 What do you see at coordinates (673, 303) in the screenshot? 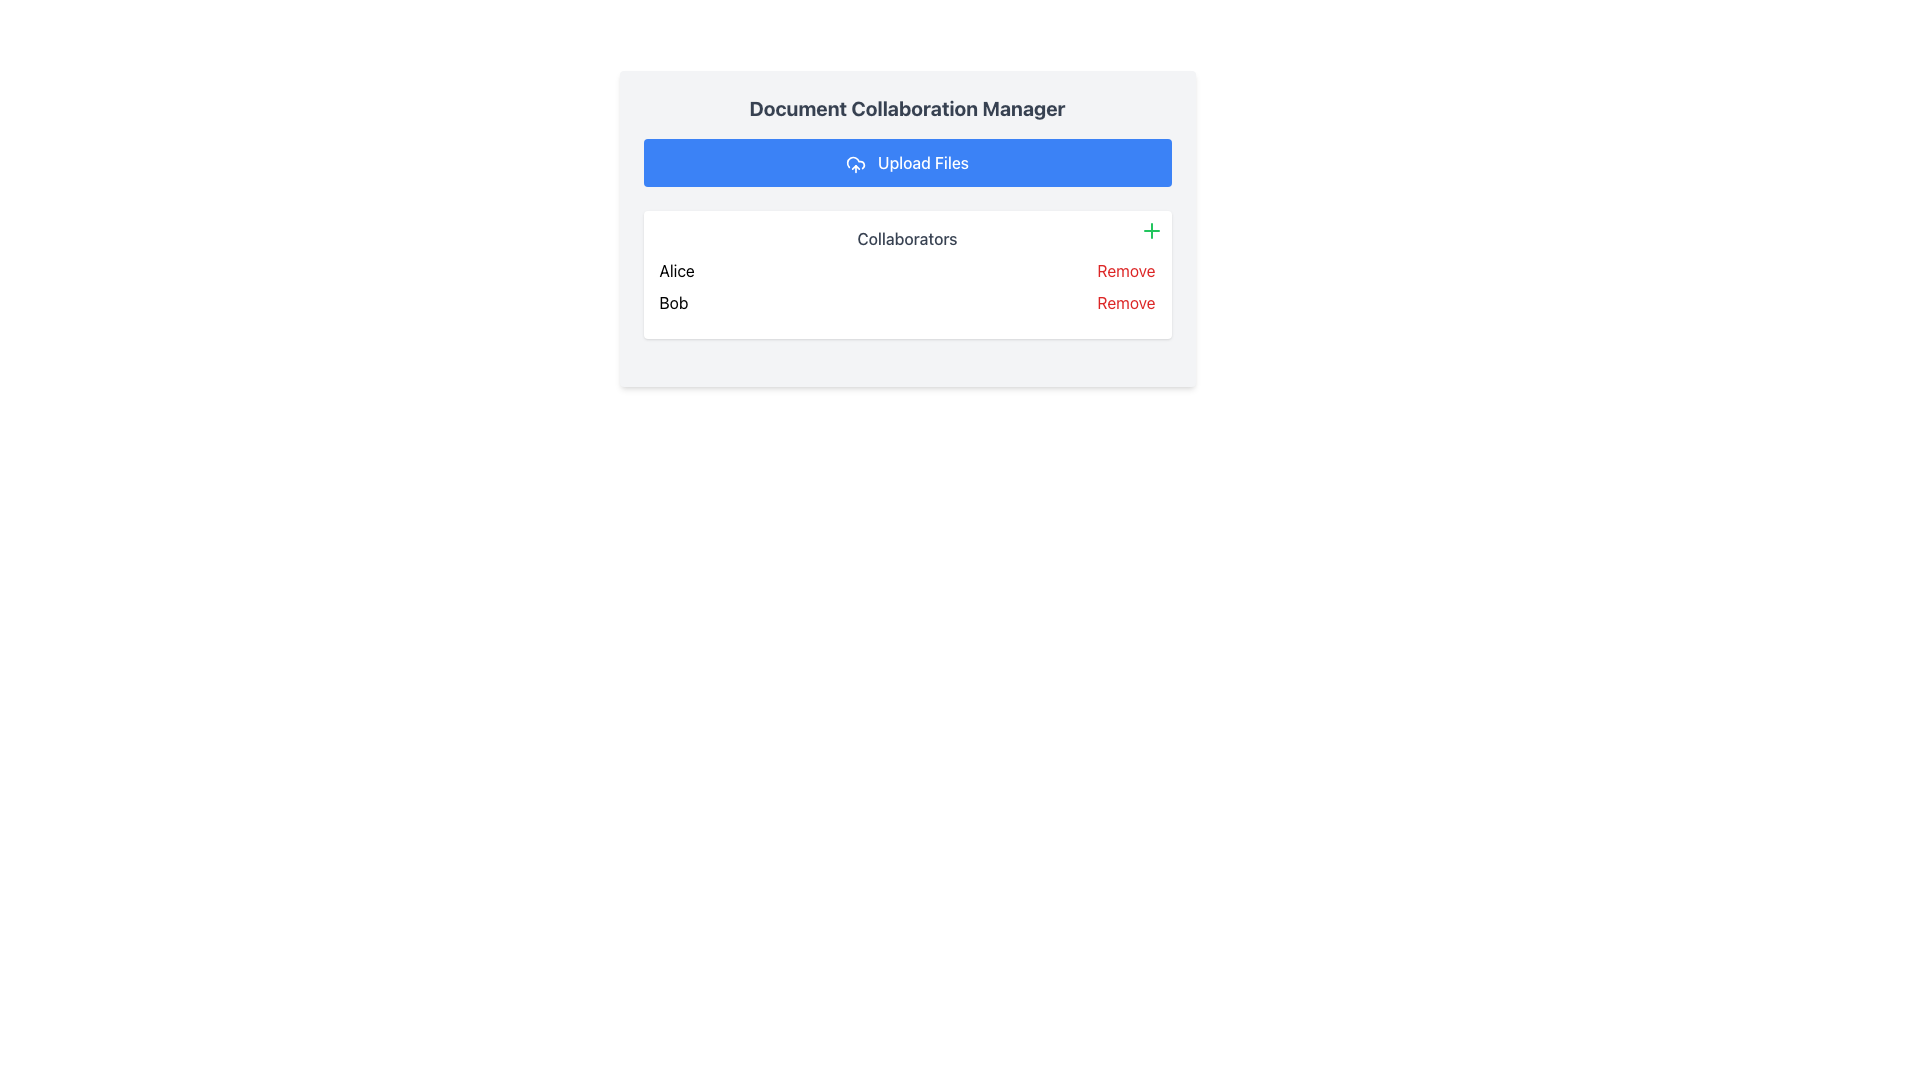
I see `the text label displaying the name 'Bob', which is in bold black text on a white background, located in the collaborators list` at bounding box center [673, 303].